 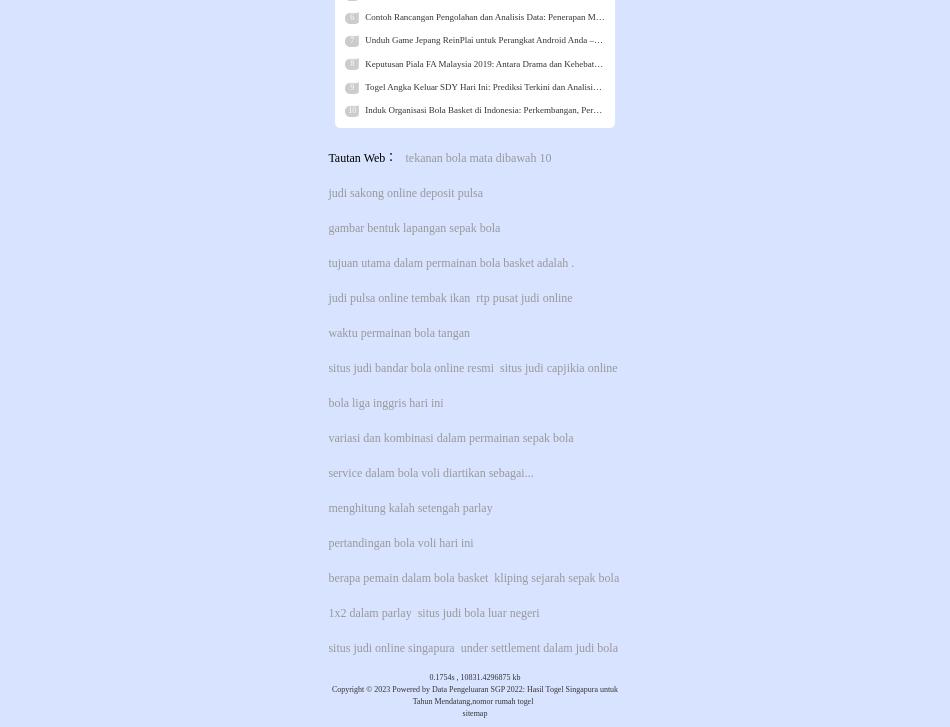 What do you see at coordinates (564, 39) in the screenshot?
I see `'Unduh Game Jepang ReinPlai untuk Perangkat Android Anda – Nikmati Hiburan Menarik di Genggaman Anda'` at bounding box center [564, 39].